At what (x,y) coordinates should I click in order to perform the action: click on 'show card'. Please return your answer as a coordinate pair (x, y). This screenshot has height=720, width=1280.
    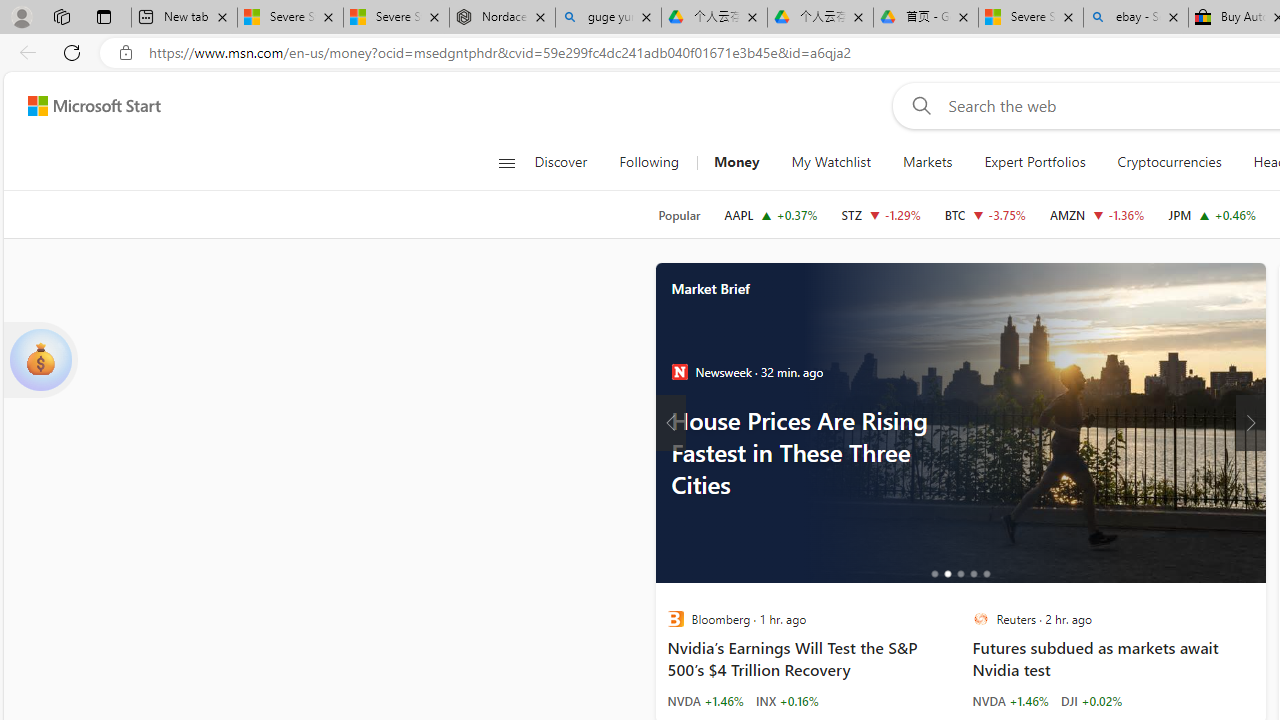
    Looking at the image, I should click on (40, 360).